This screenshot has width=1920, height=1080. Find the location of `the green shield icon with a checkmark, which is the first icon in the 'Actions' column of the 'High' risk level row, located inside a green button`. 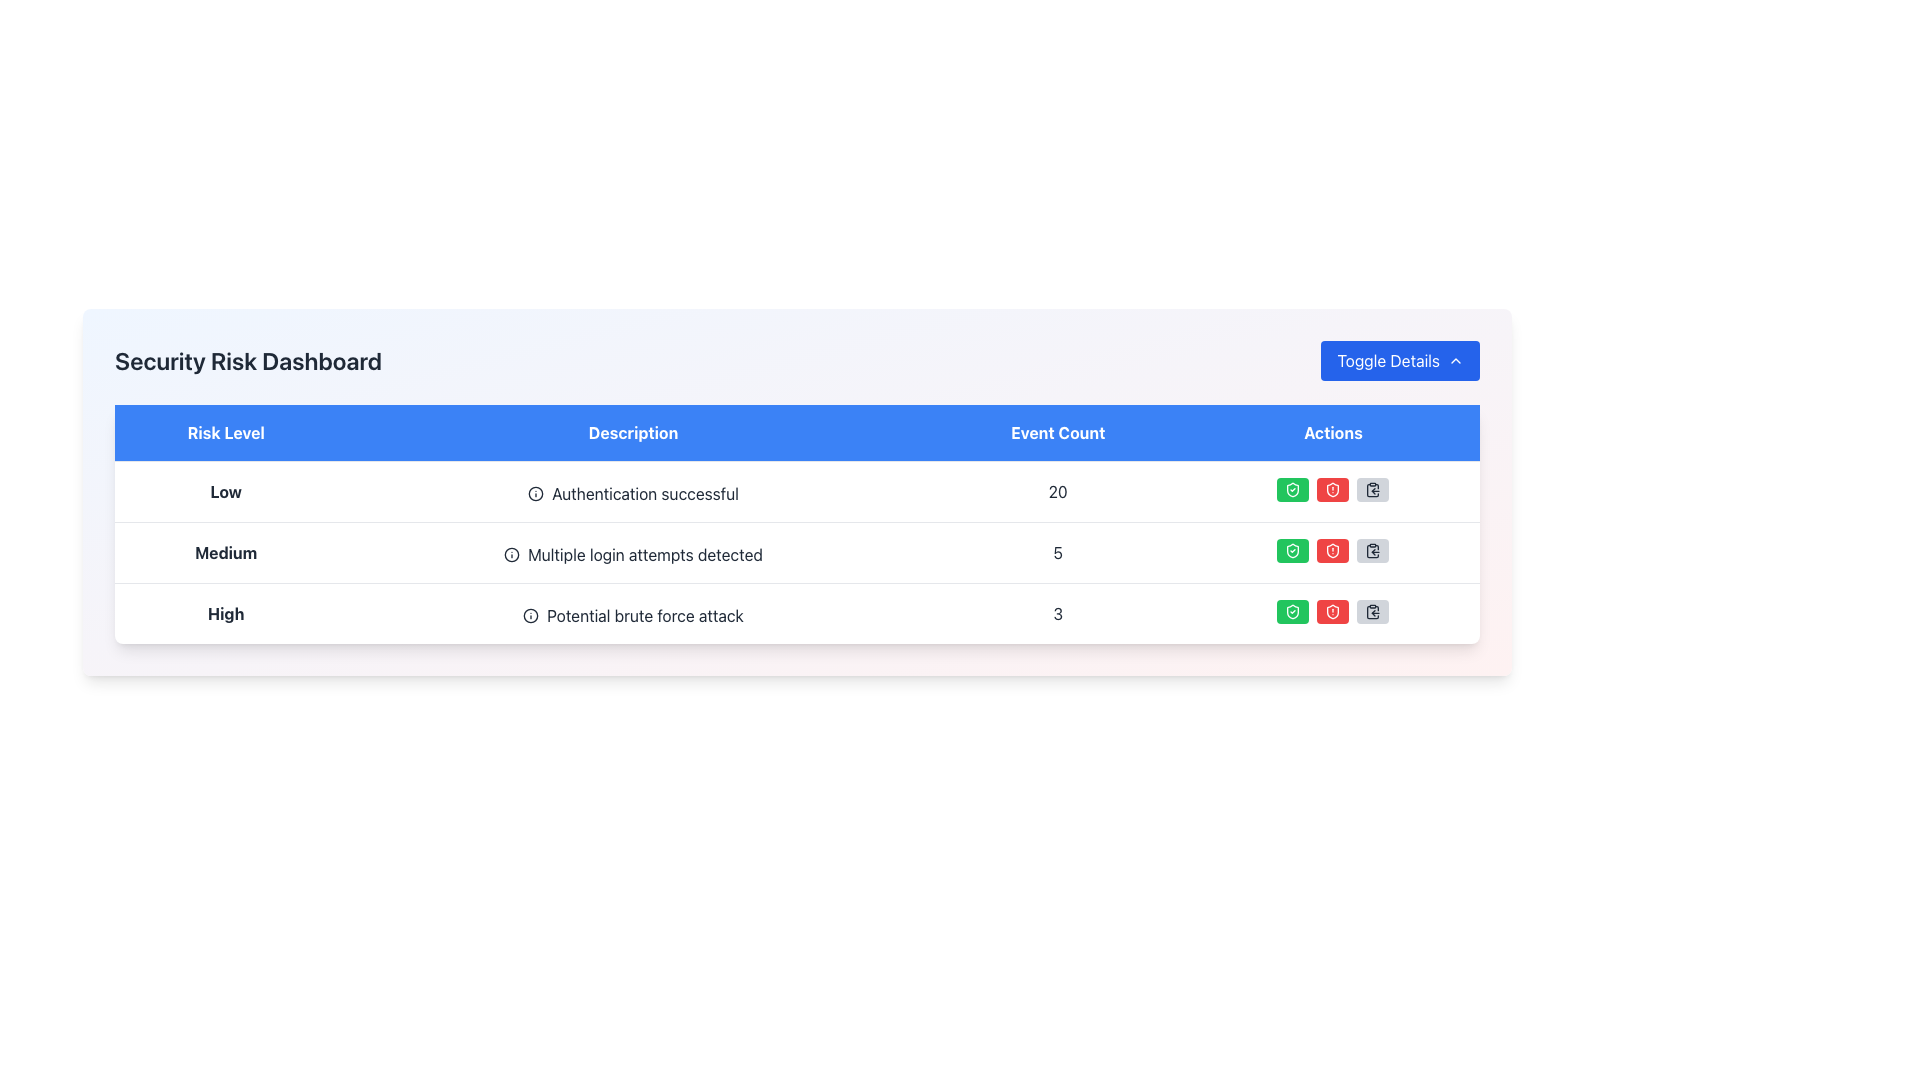

the green shield icon with a checkmark, which is the first icon in the 'Actions' column of the 'High' risk level row, located inside a green button is located at coordinates (1293, 611).